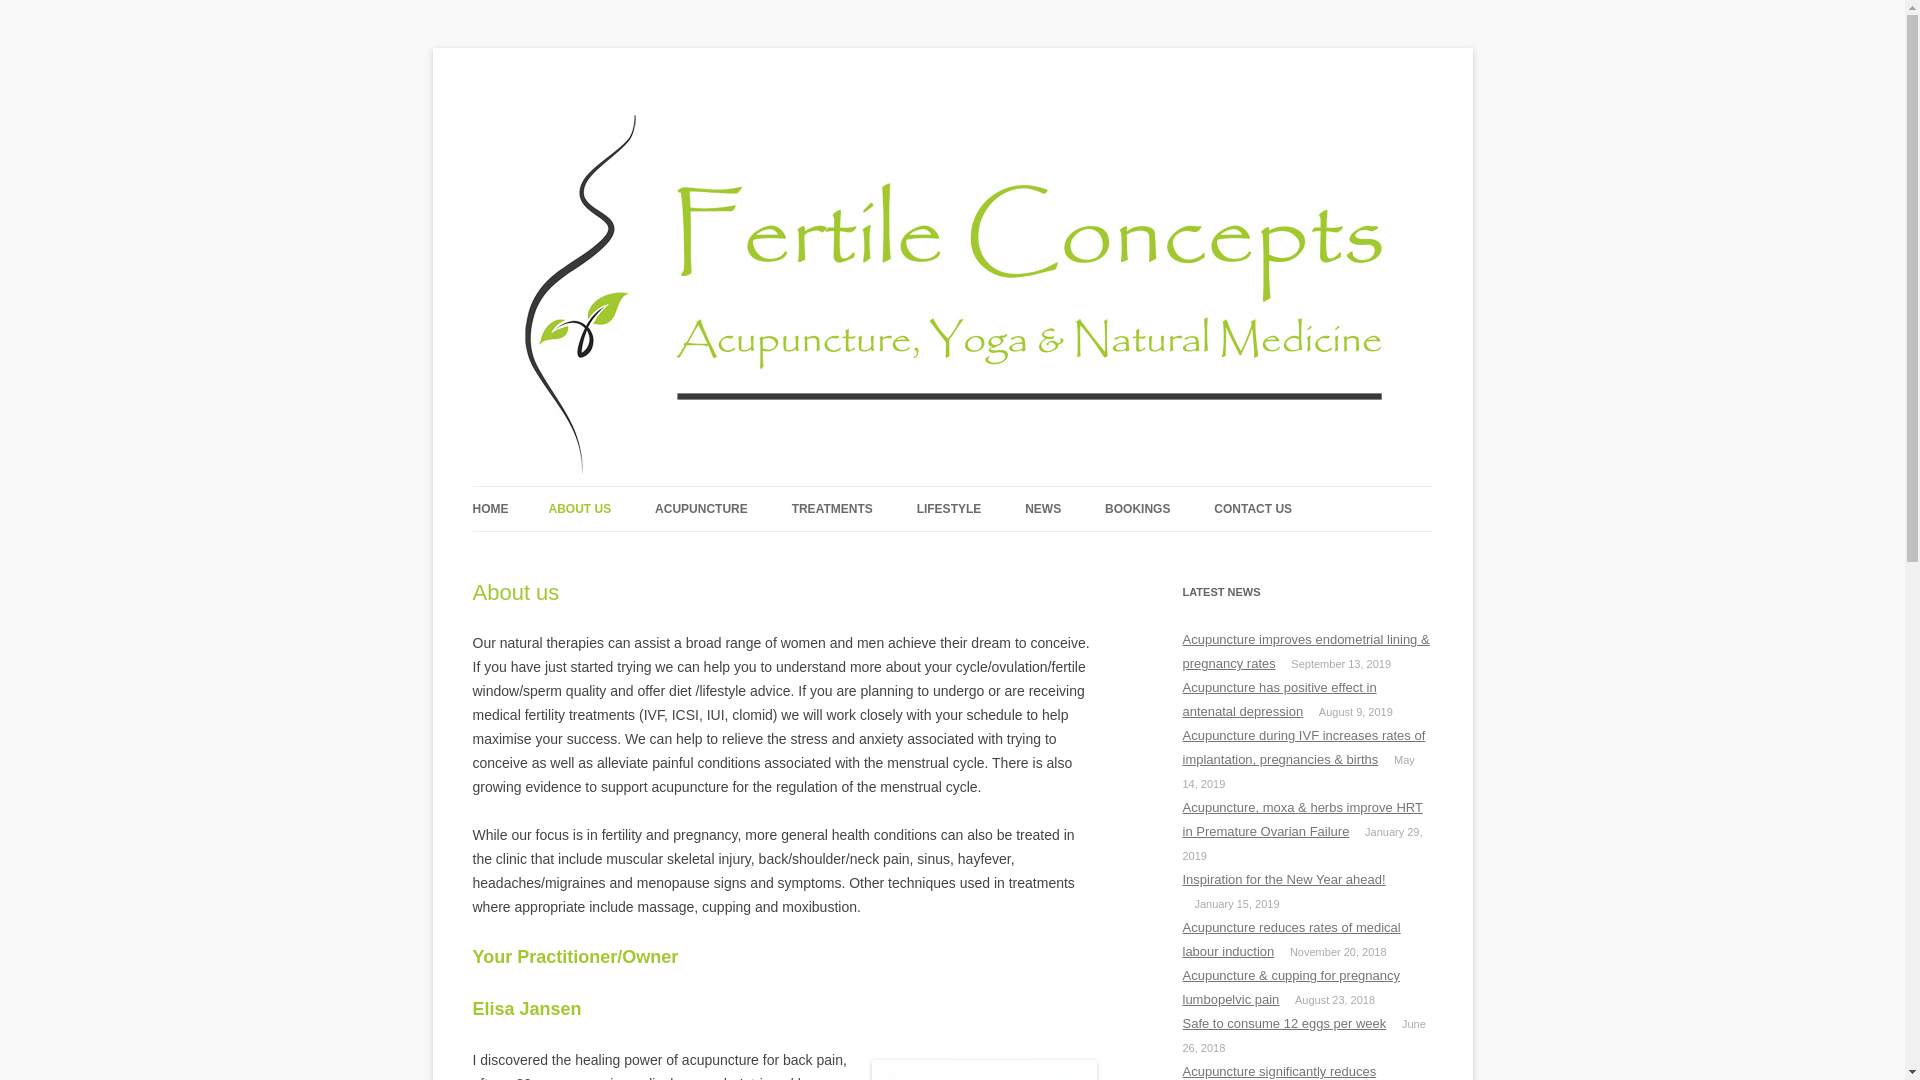  I want to click on 'Acupuncture & cupping for pregnancy lumbopelvic pain', so click(1291, 986).